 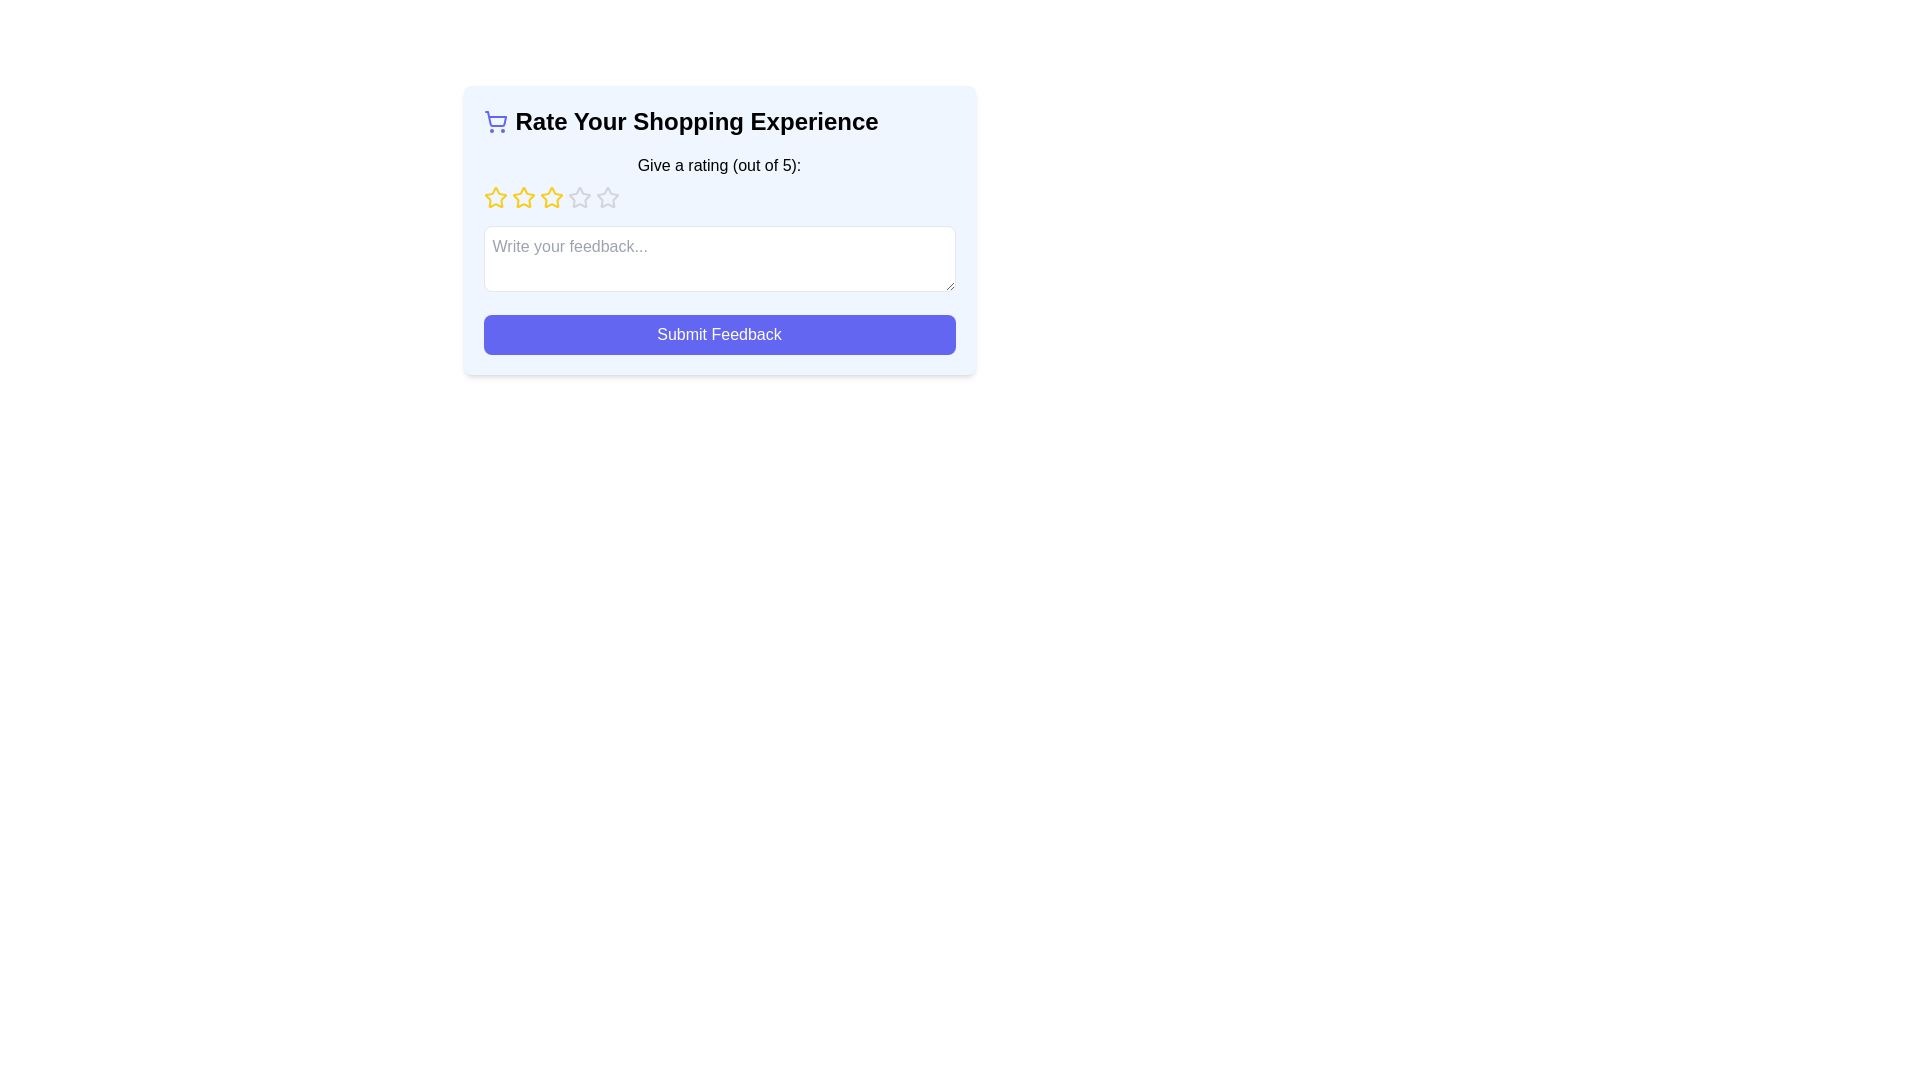 What do you see at coordinates (606, 197) in the screenshot?
I see `the fifth star icon in the rating component` at bounding box center [606, 197].